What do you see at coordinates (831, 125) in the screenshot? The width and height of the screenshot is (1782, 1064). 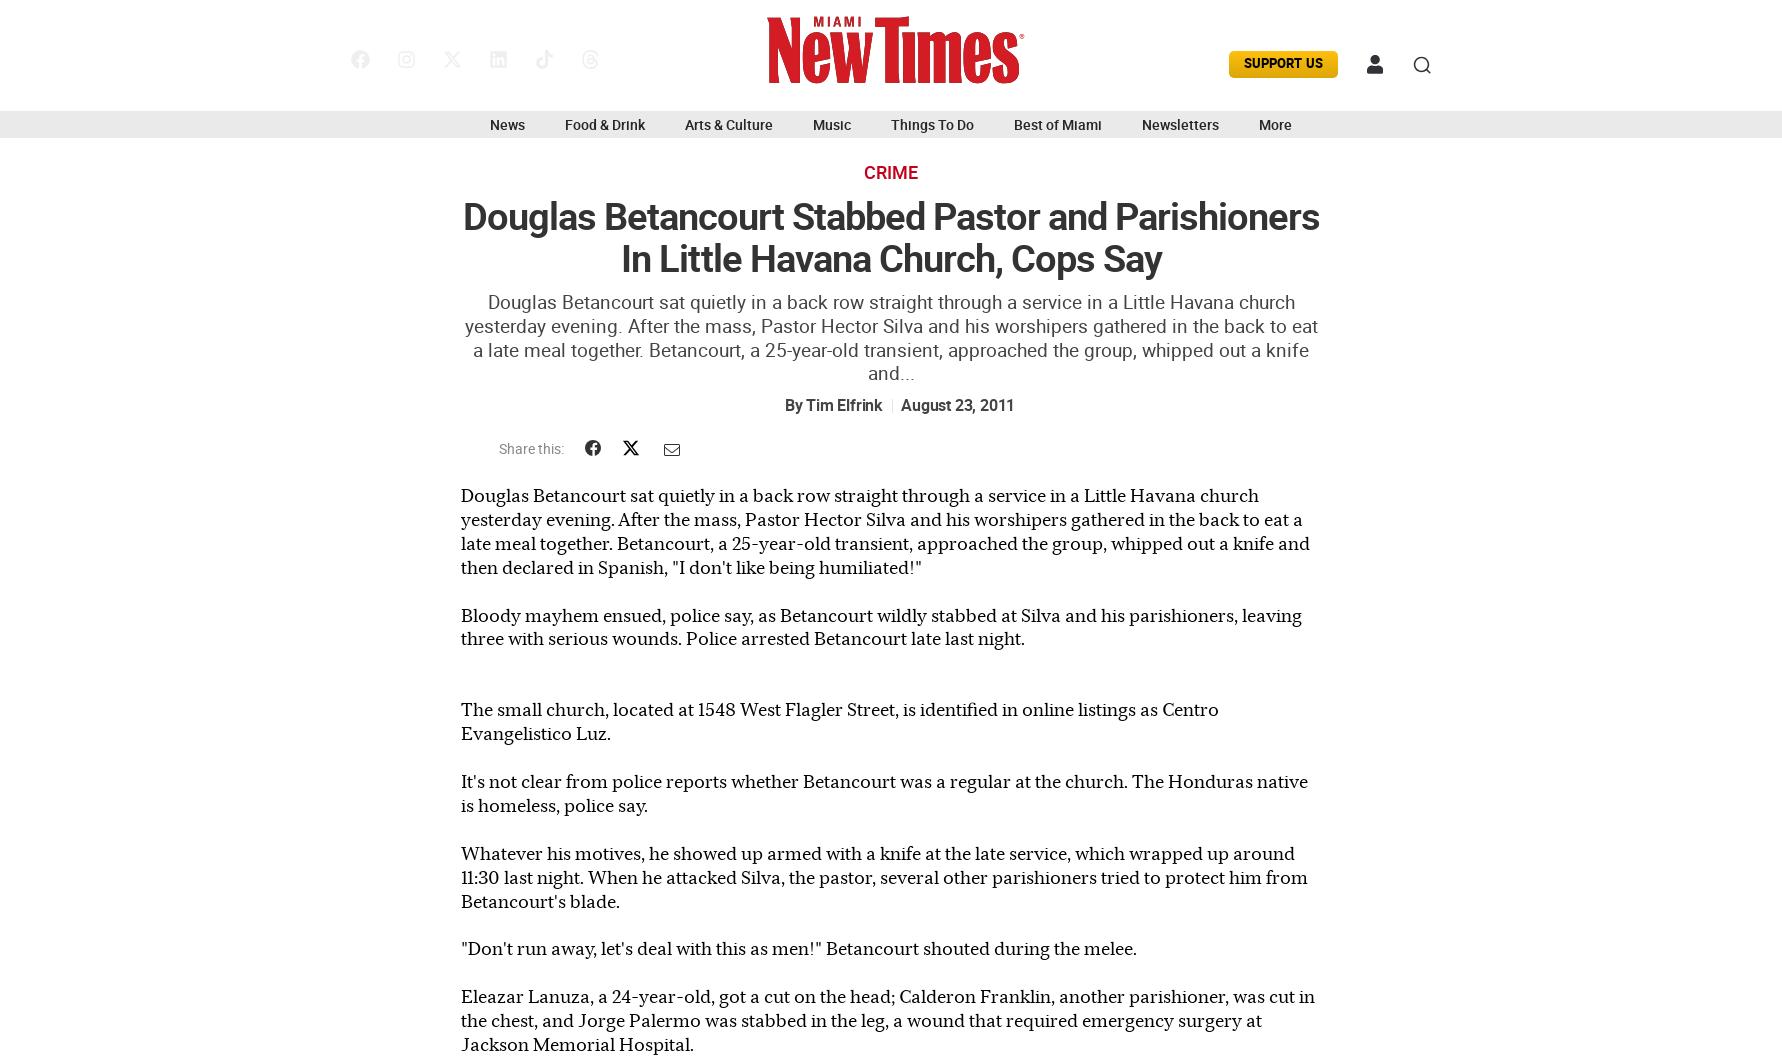 I see `'Music'` at bounding box center [831, 125].